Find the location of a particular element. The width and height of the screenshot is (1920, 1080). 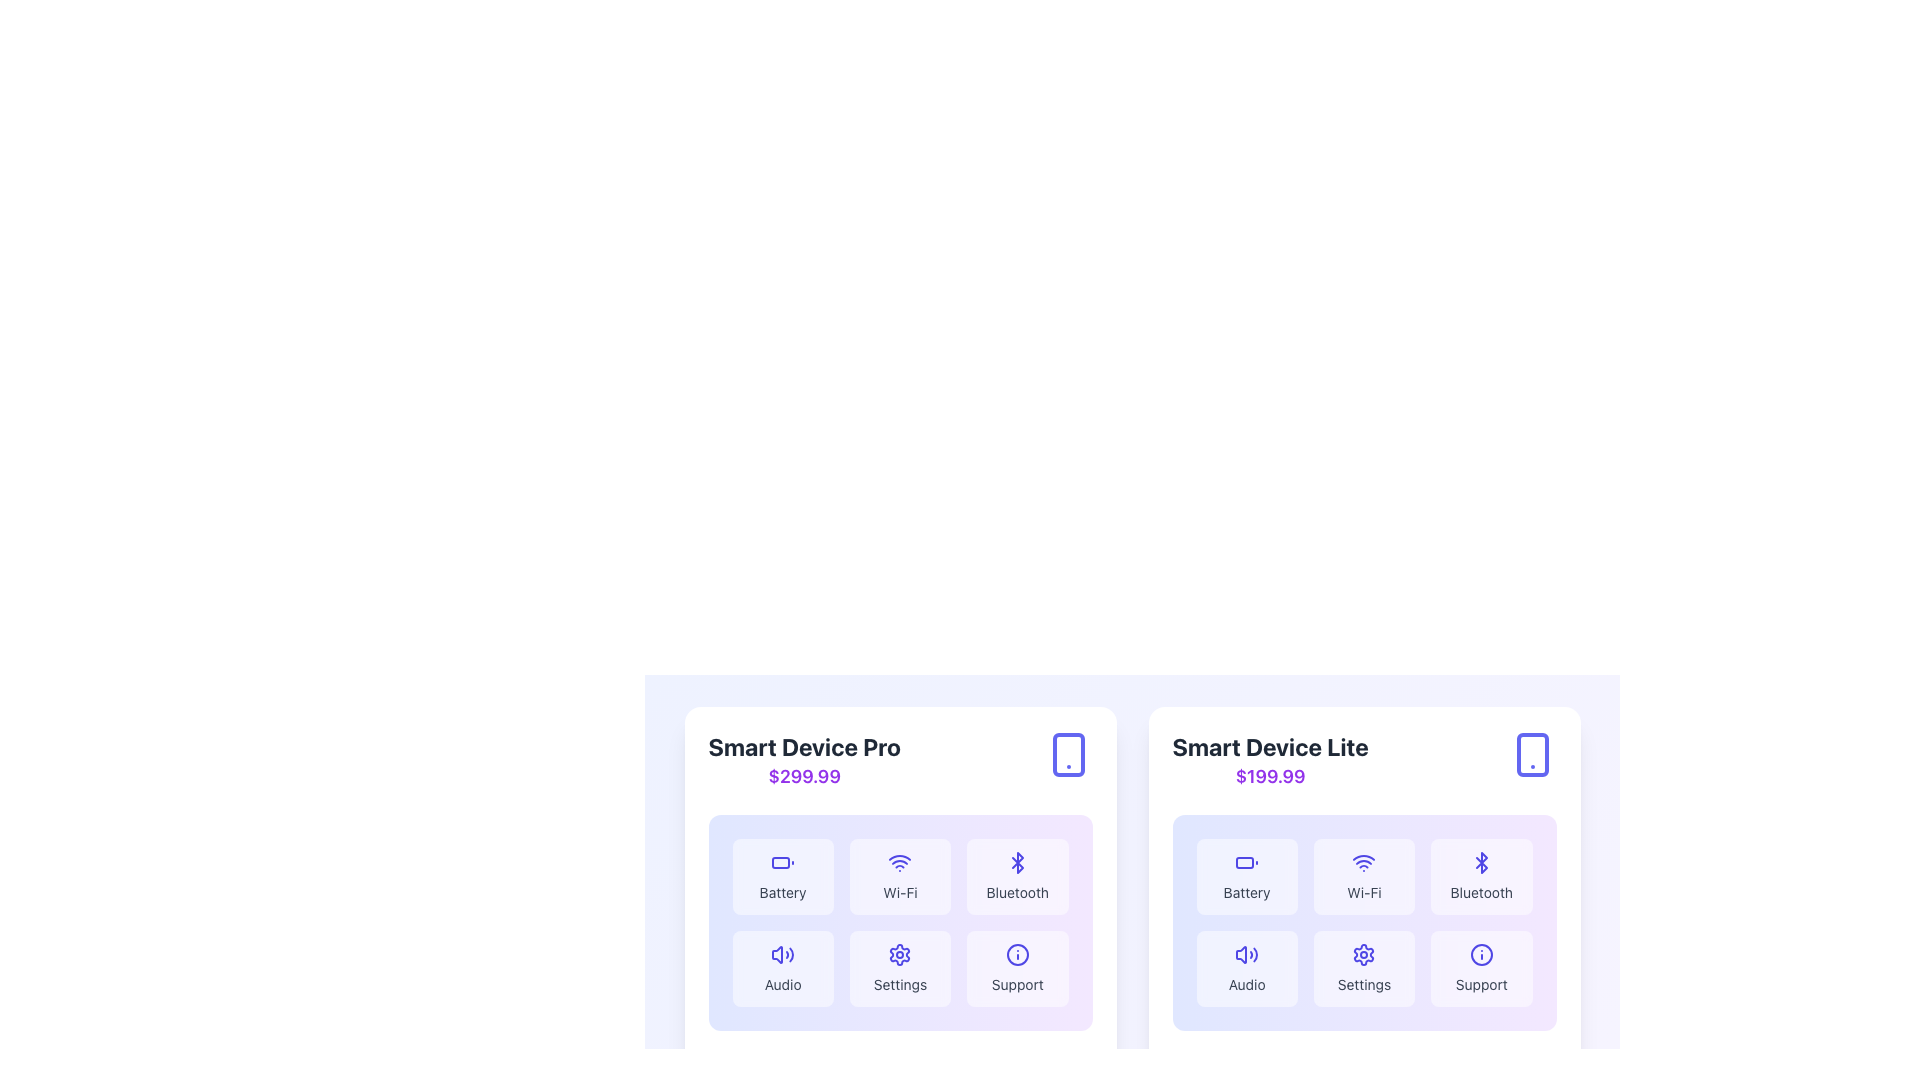

the settings icon located is located at coordinates (1363, 954).